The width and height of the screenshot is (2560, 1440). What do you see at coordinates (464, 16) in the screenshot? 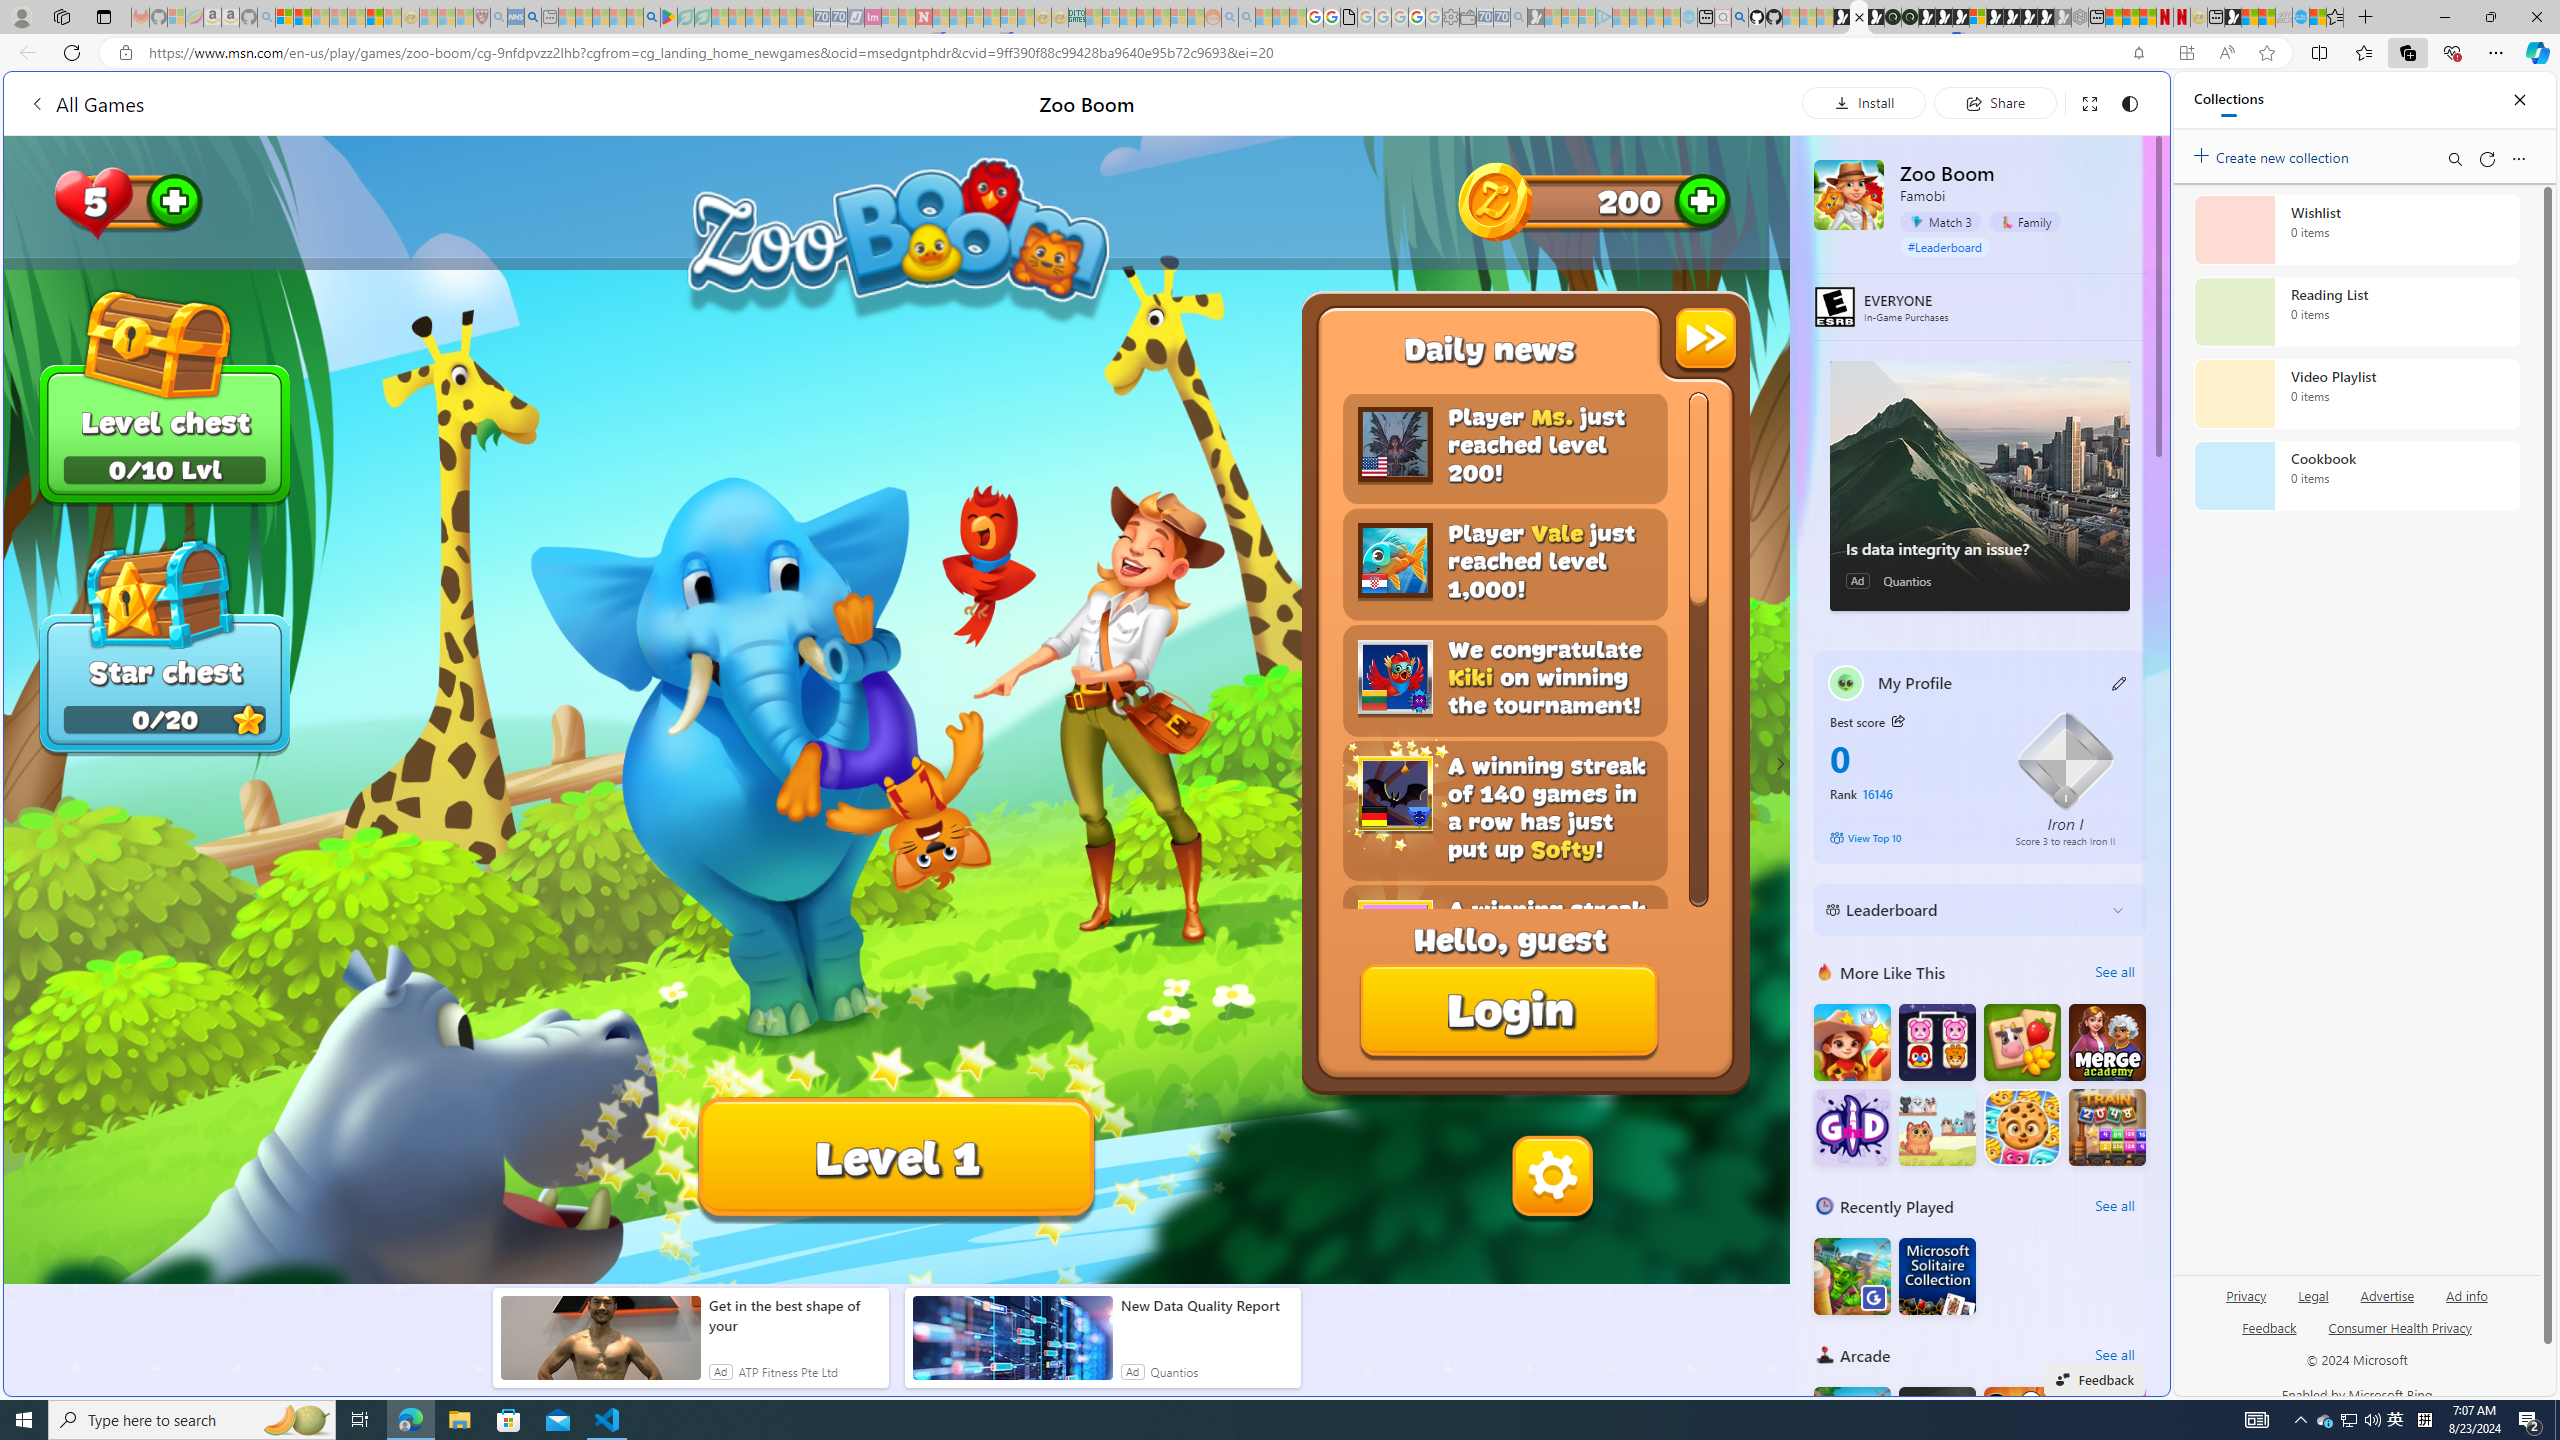
I see `'Local - MSN - Sleeping'` at bounding box center [464, 16].